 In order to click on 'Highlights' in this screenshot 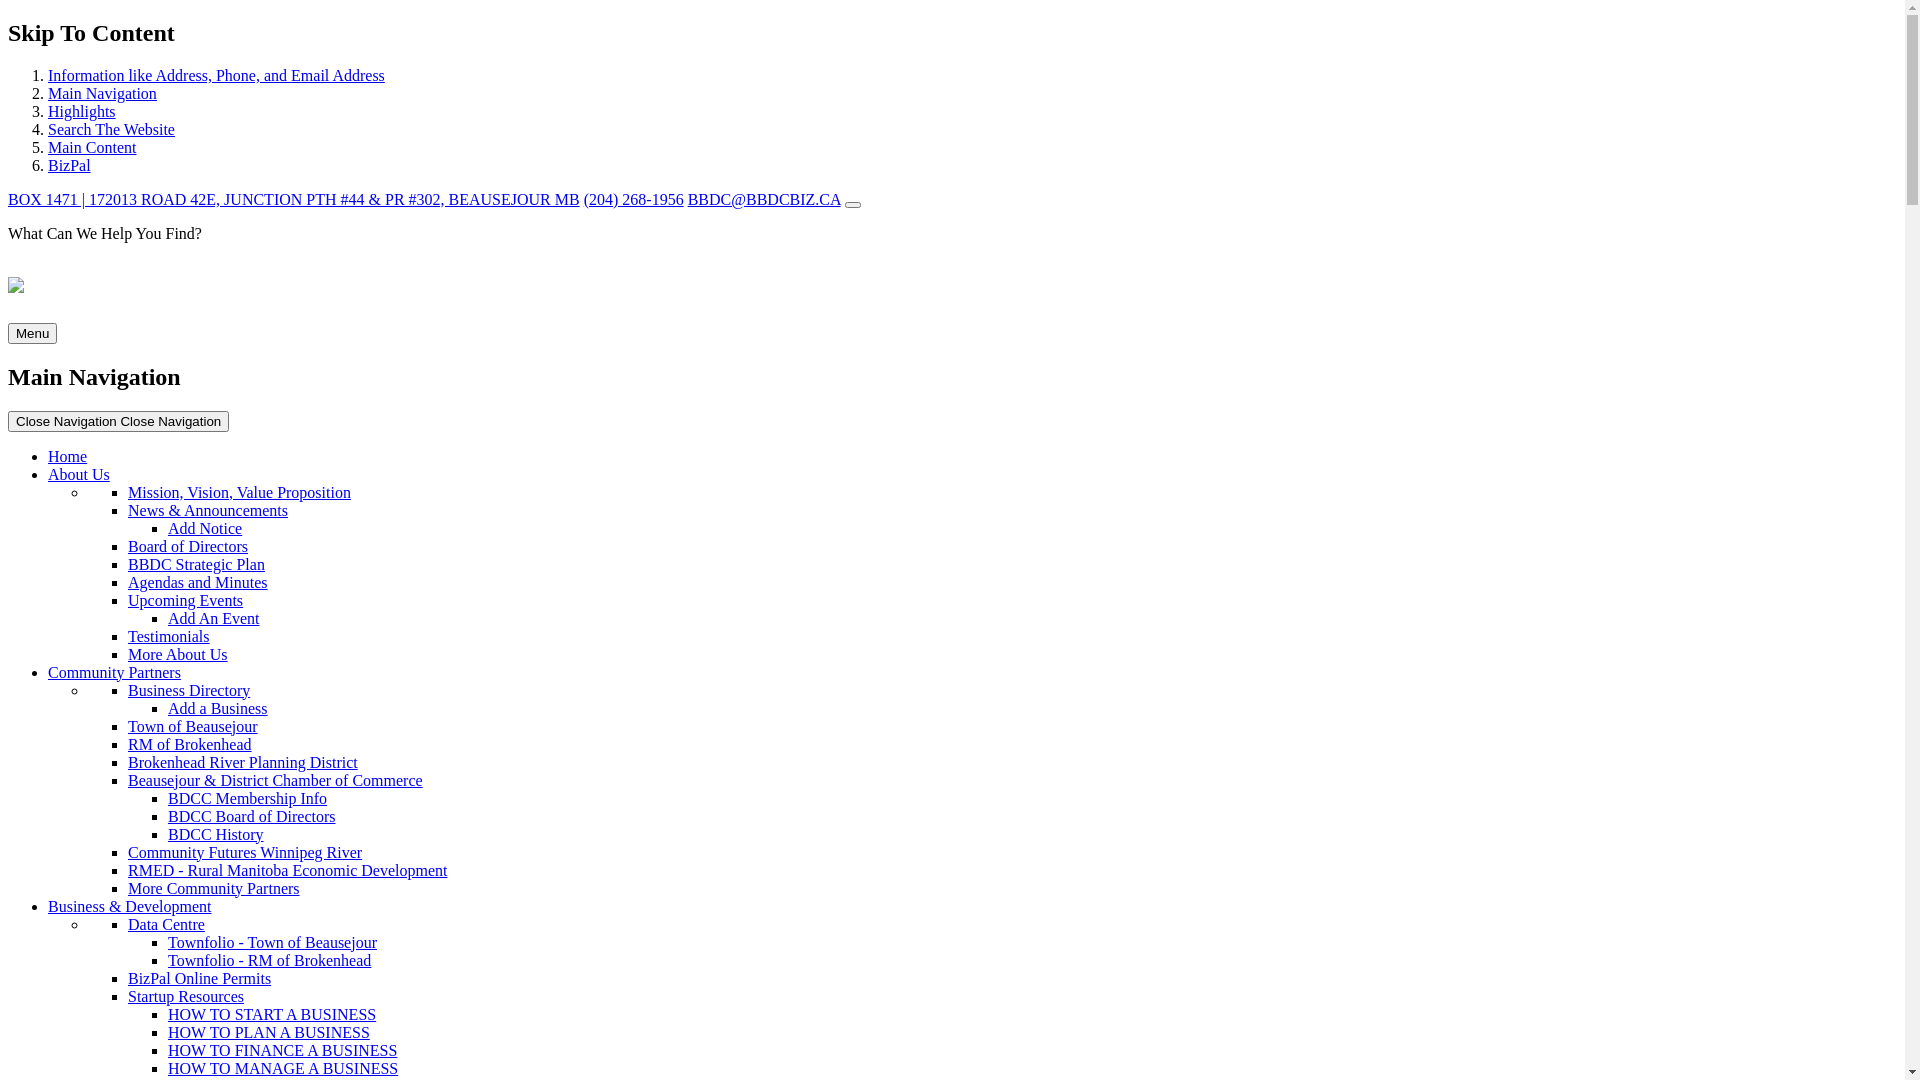, I will do `click(48, 111)`.